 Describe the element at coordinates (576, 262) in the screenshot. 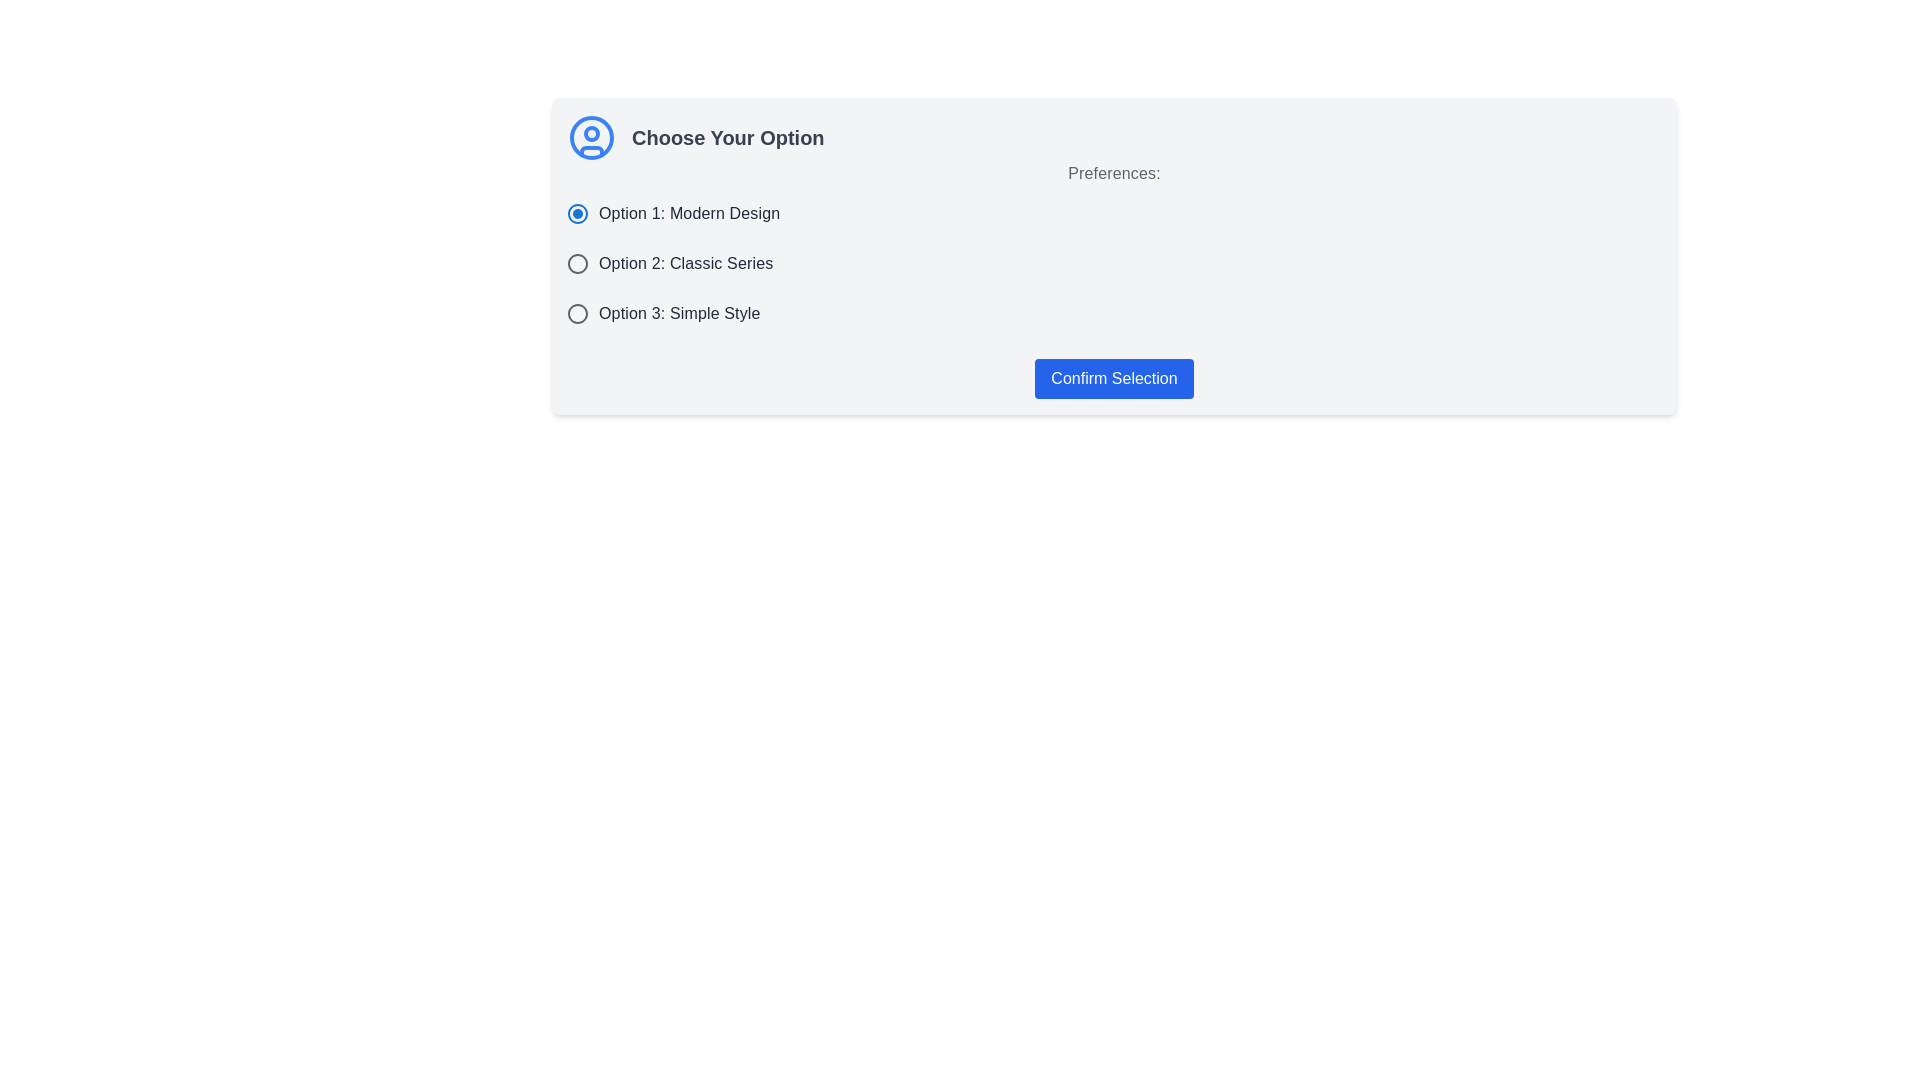

I see `the second radio button labeled 'Option 2: Classic Series' to receive focus indication` at that location.